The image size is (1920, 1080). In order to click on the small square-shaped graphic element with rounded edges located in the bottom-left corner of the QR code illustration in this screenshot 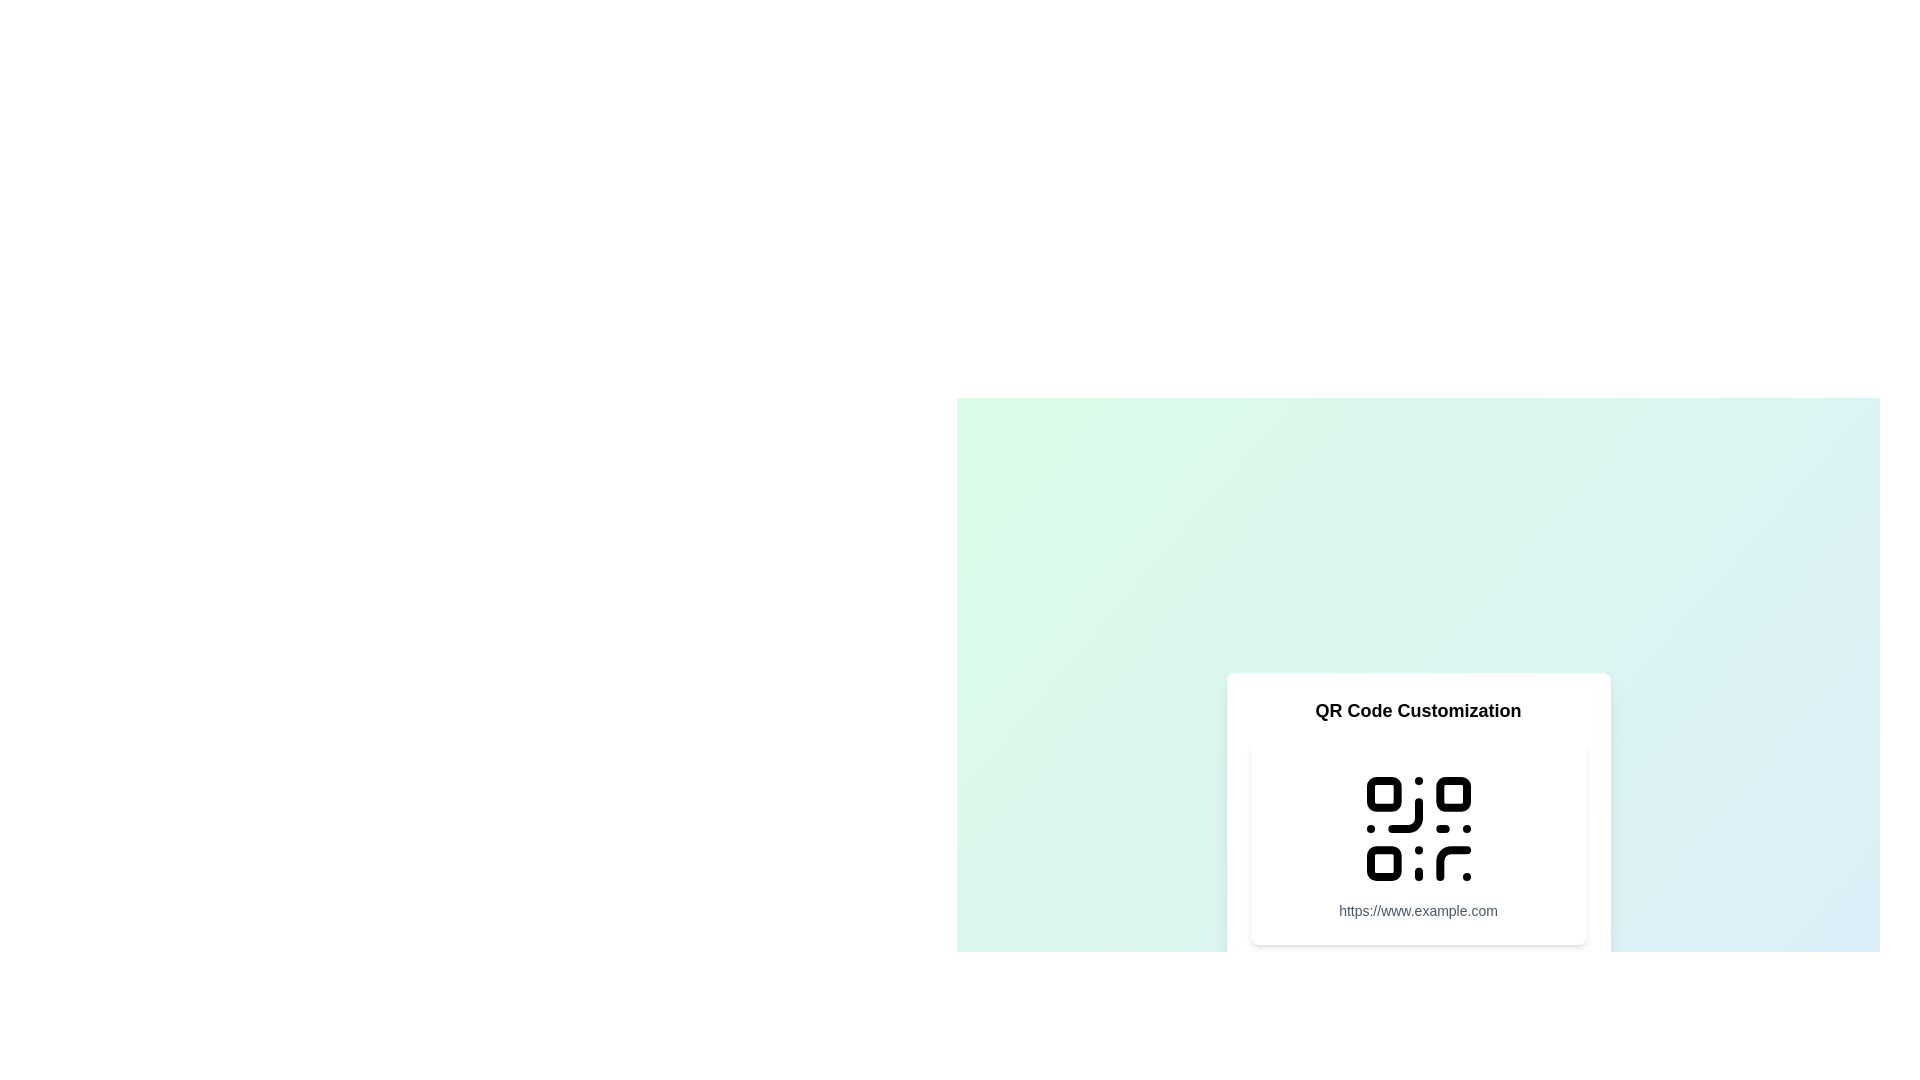, I will do `click(1382, 862)`.